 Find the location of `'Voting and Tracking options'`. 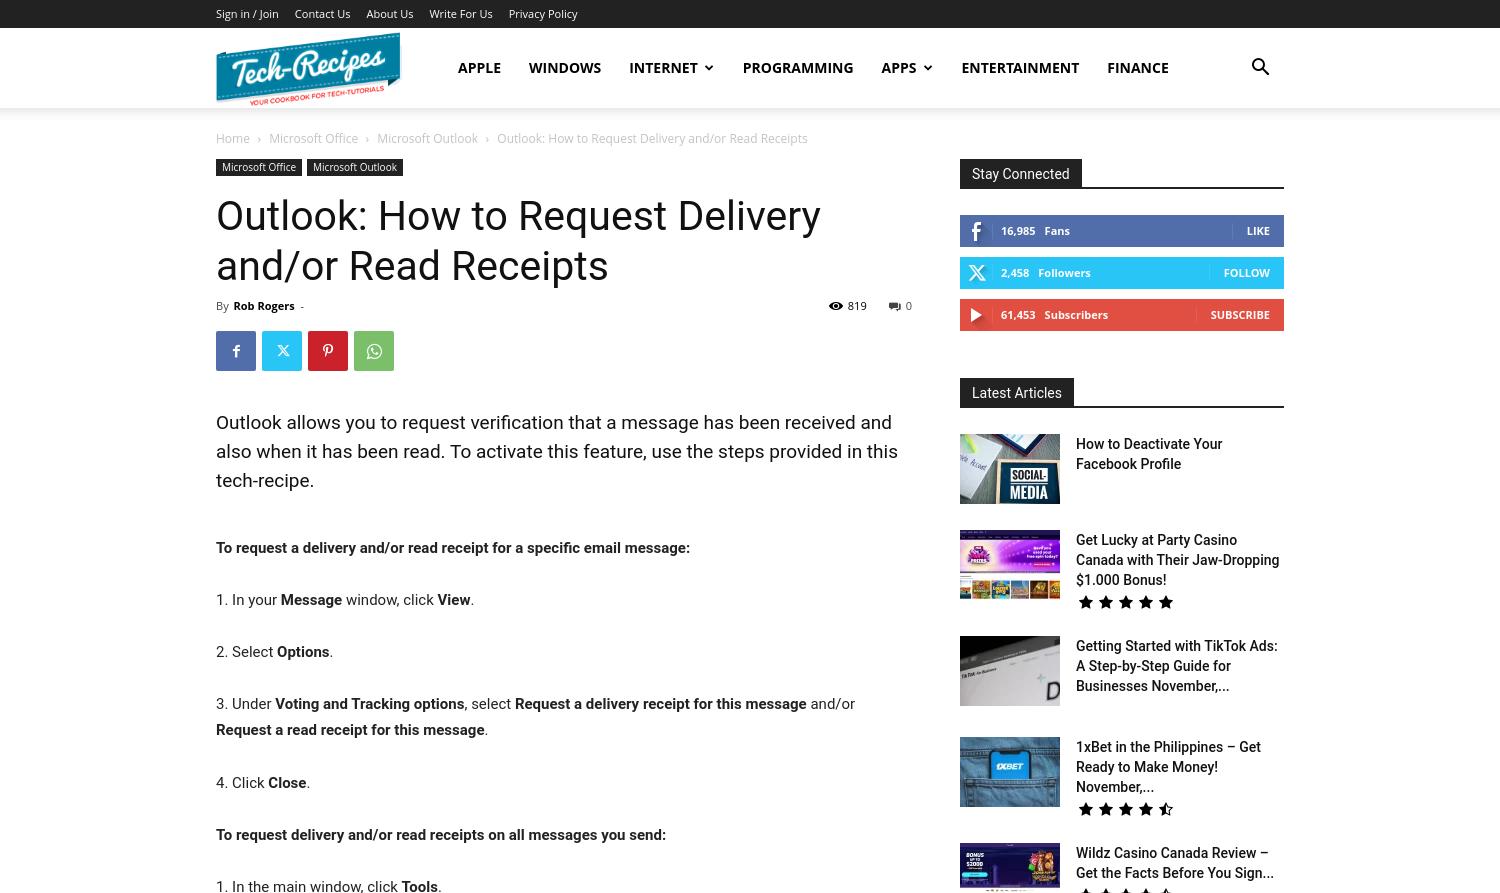

'Voting and Tracking options' is located at coordinates (368, 704).